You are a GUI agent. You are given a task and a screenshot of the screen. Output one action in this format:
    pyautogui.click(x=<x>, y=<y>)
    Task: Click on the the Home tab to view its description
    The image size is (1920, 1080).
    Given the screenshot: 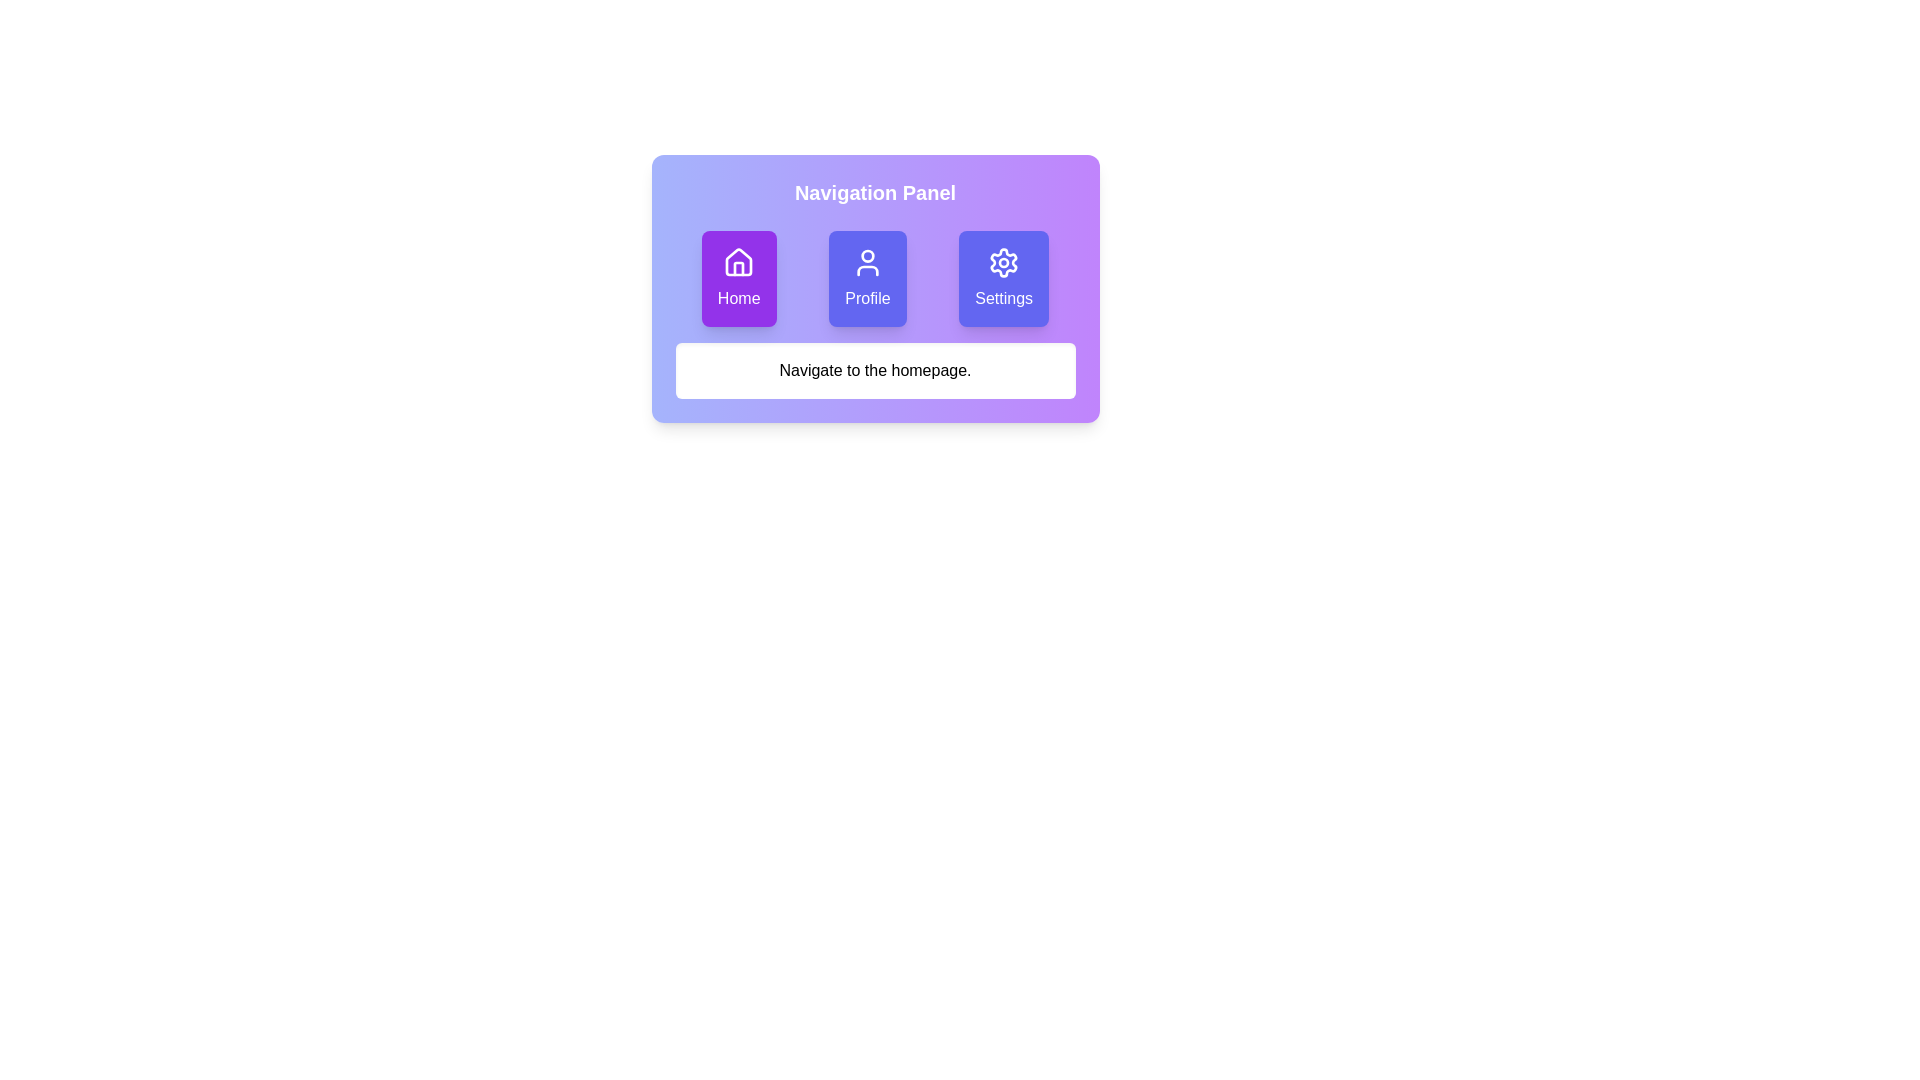 What is the action you would take?
    pyautogui.click(x=738, y=278)
    